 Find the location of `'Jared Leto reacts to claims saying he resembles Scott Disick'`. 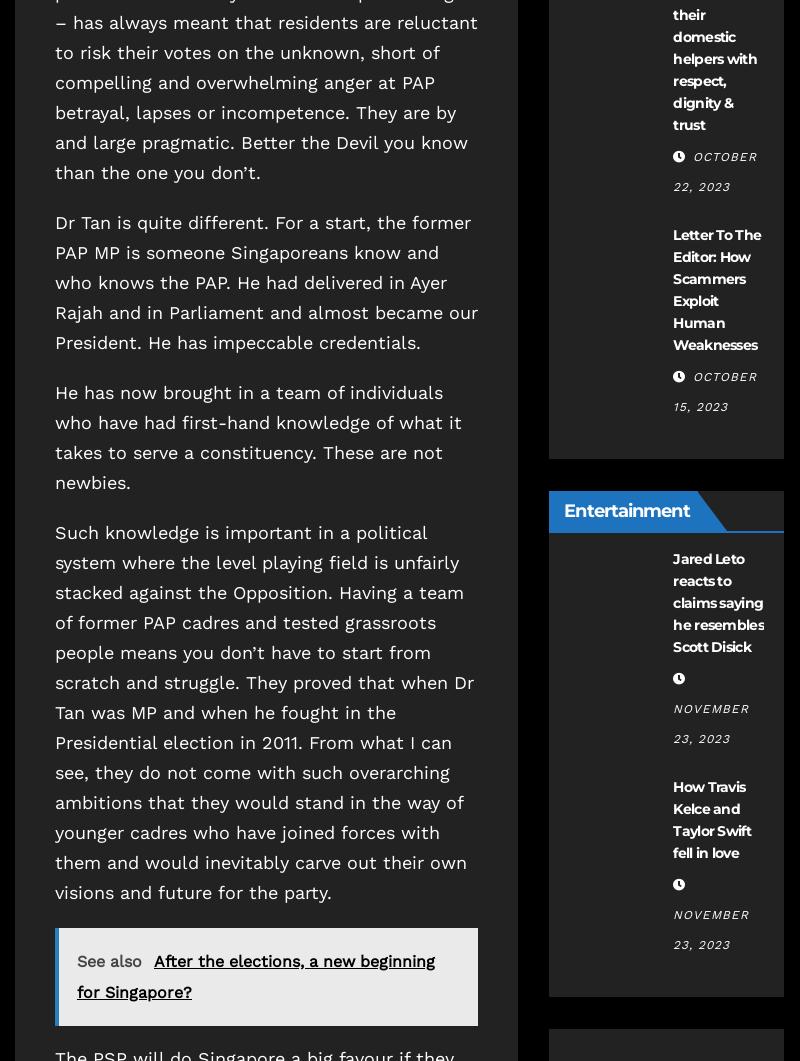

'Jared Leto reacts to claims saying he resembles Scott Disick' is located at coordinates (717, 601).